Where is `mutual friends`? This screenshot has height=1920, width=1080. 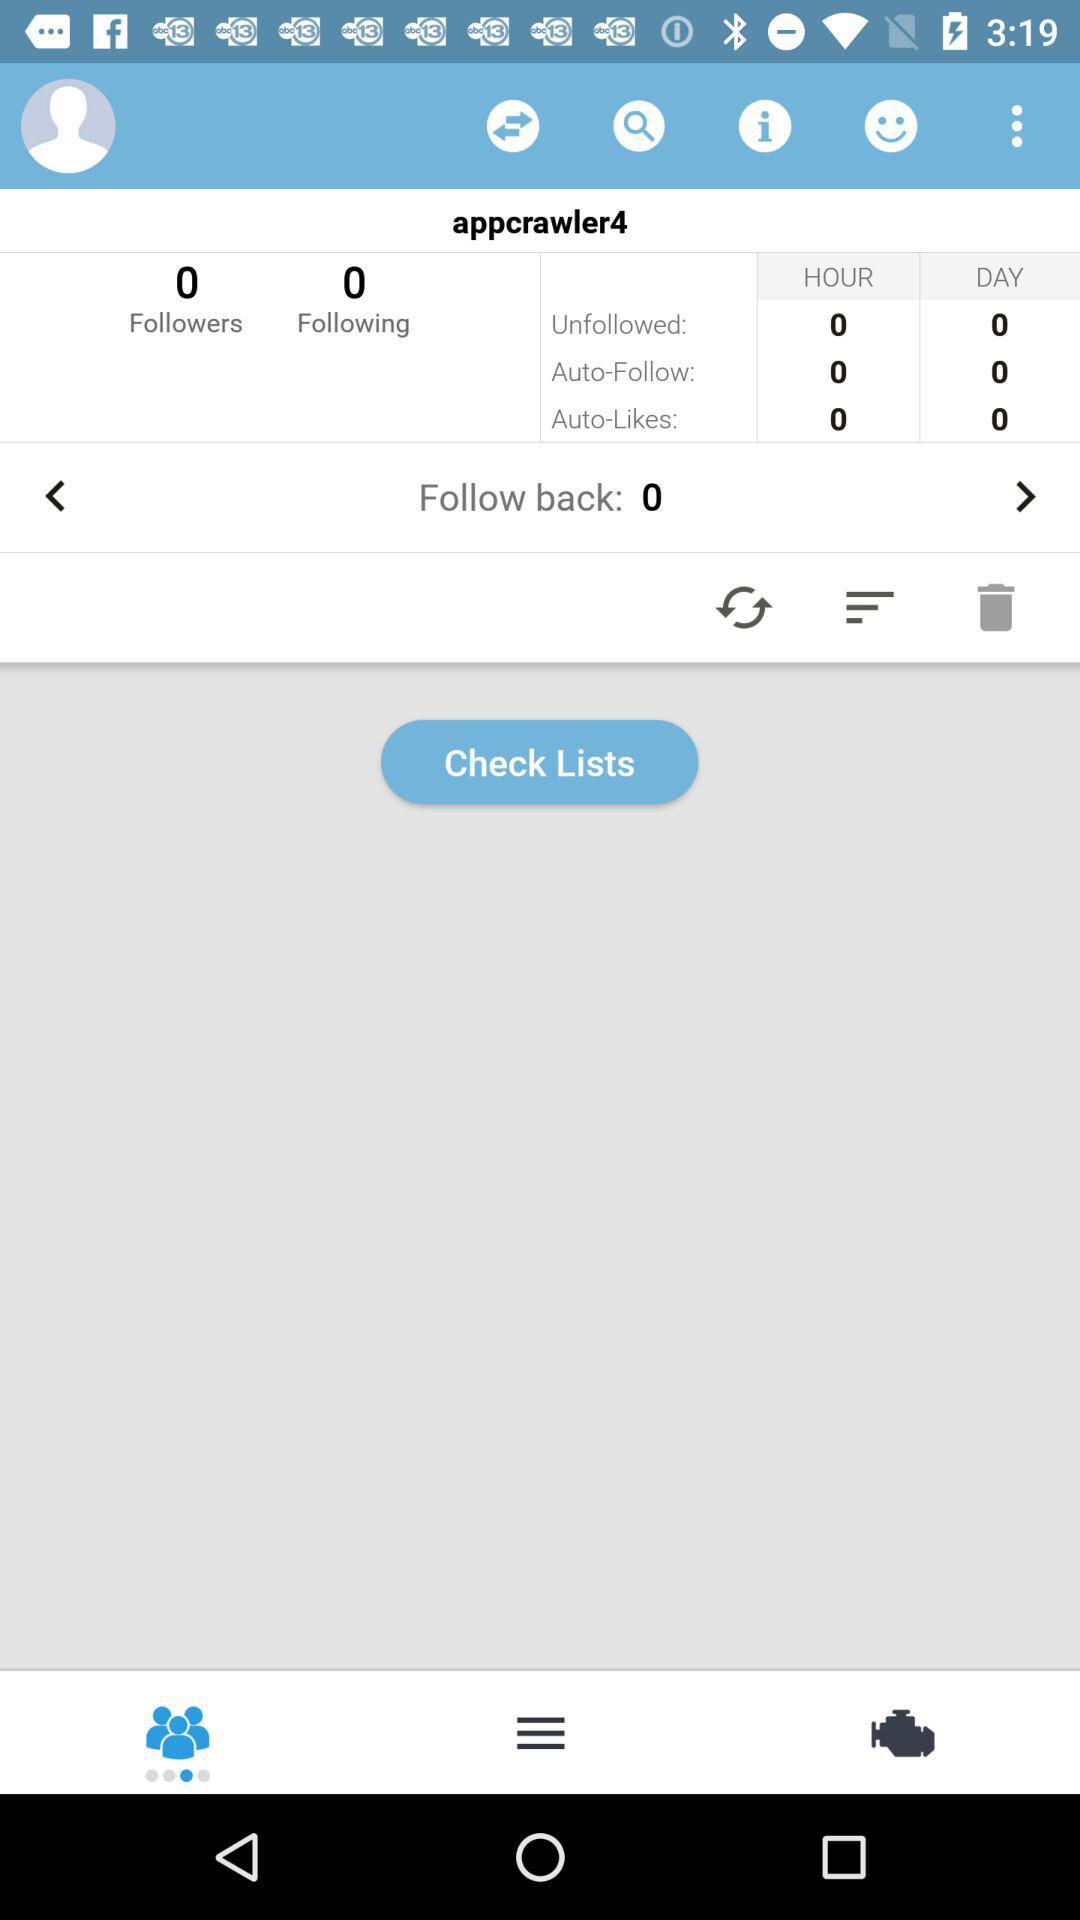 mutual friends is located at coordinates (512, 124).